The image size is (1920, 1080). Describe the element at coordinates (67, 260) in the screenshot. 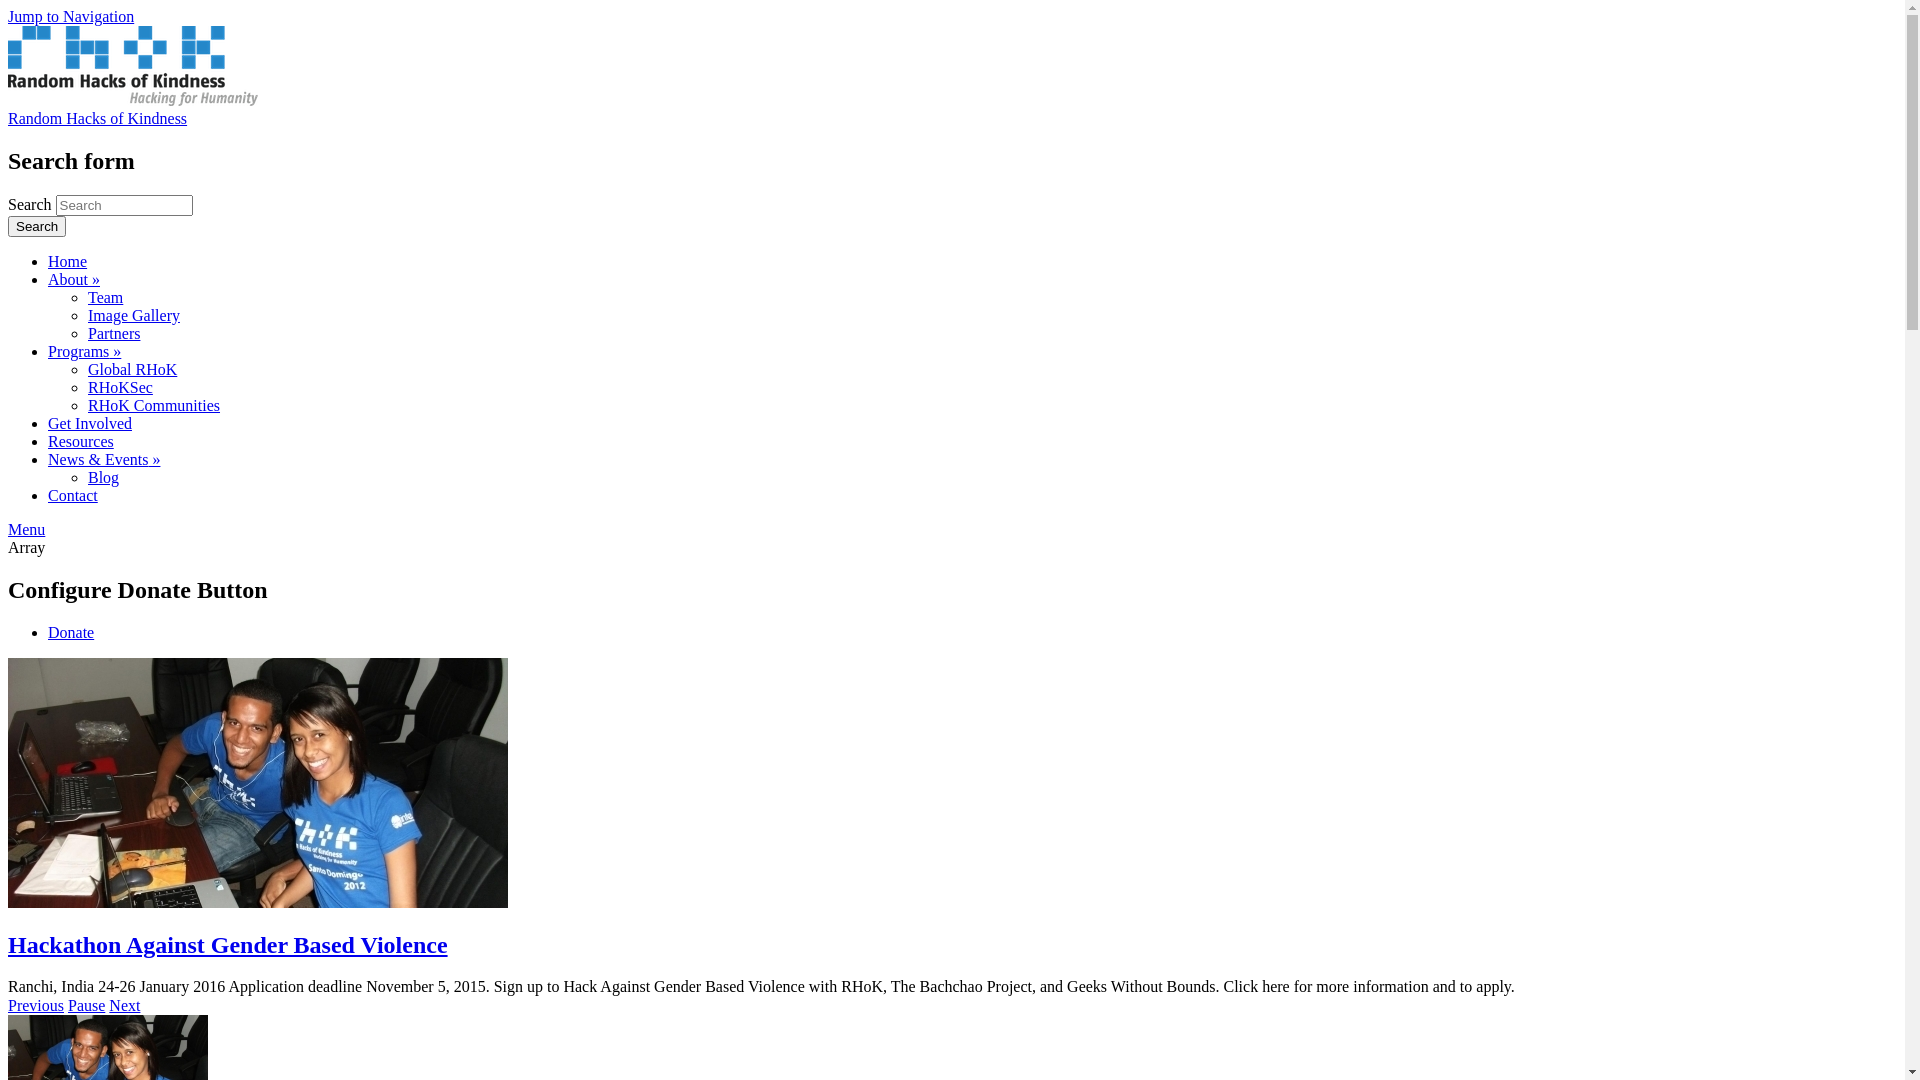

I see `'Home'` at that location.